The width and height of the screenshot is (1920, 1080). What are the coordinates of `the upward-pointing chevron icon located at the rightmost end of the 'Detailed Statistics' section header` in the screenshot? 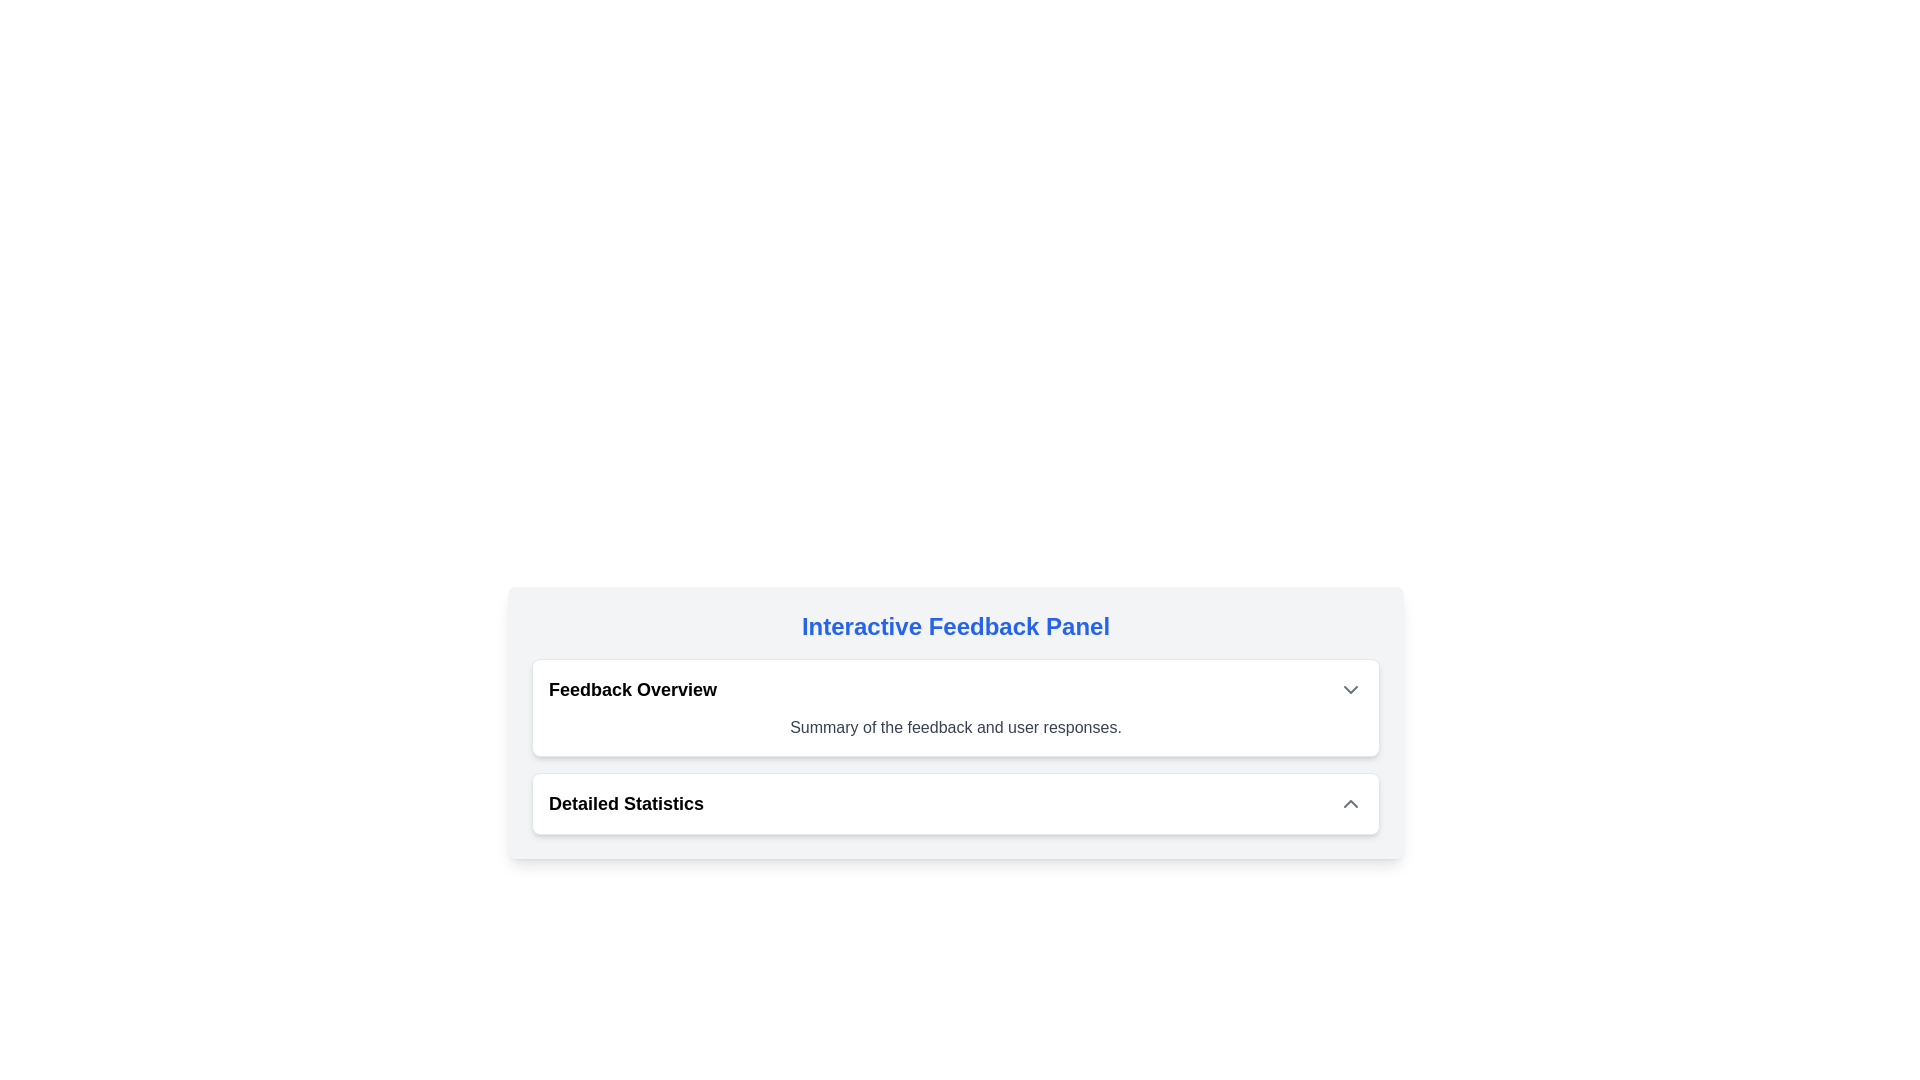 It's located at (1350, 802).